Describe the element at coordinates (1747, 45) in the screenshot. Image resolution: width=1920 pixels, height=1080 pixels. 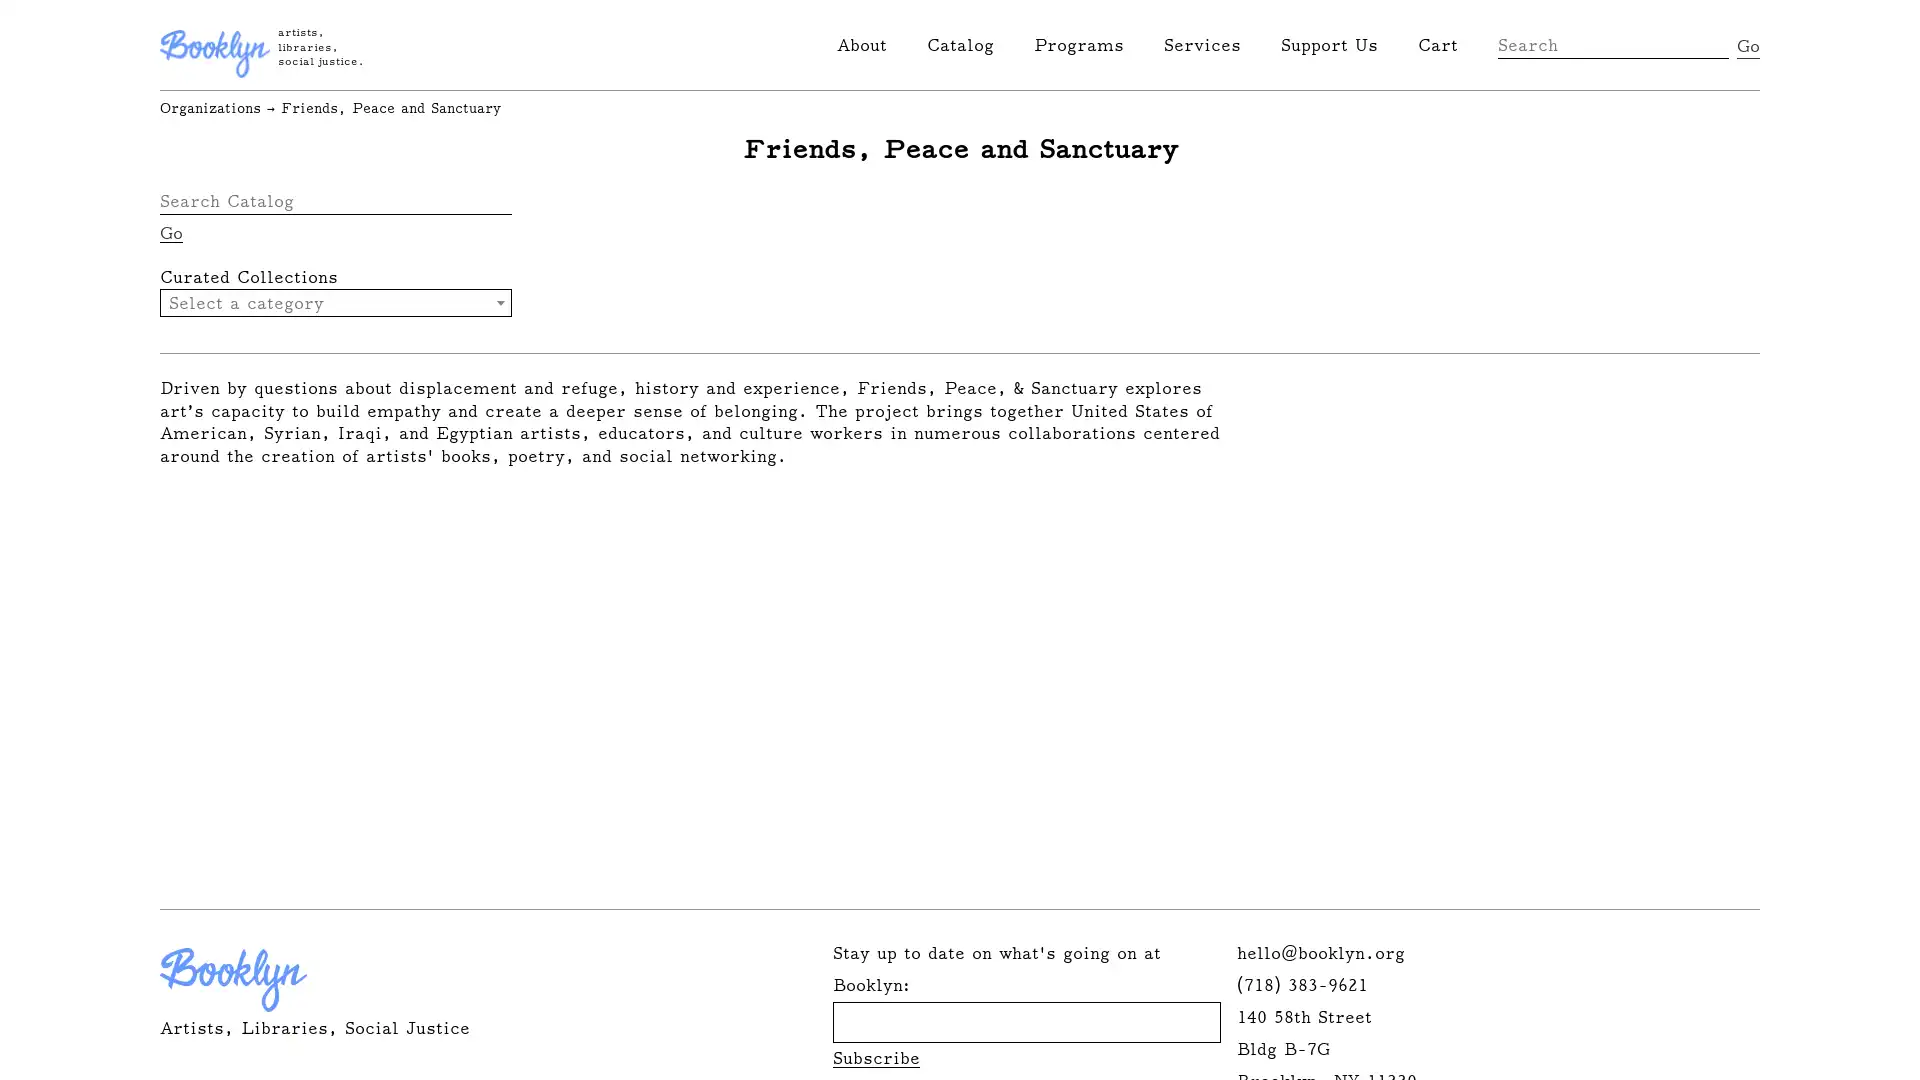
I see `Search` at that location.